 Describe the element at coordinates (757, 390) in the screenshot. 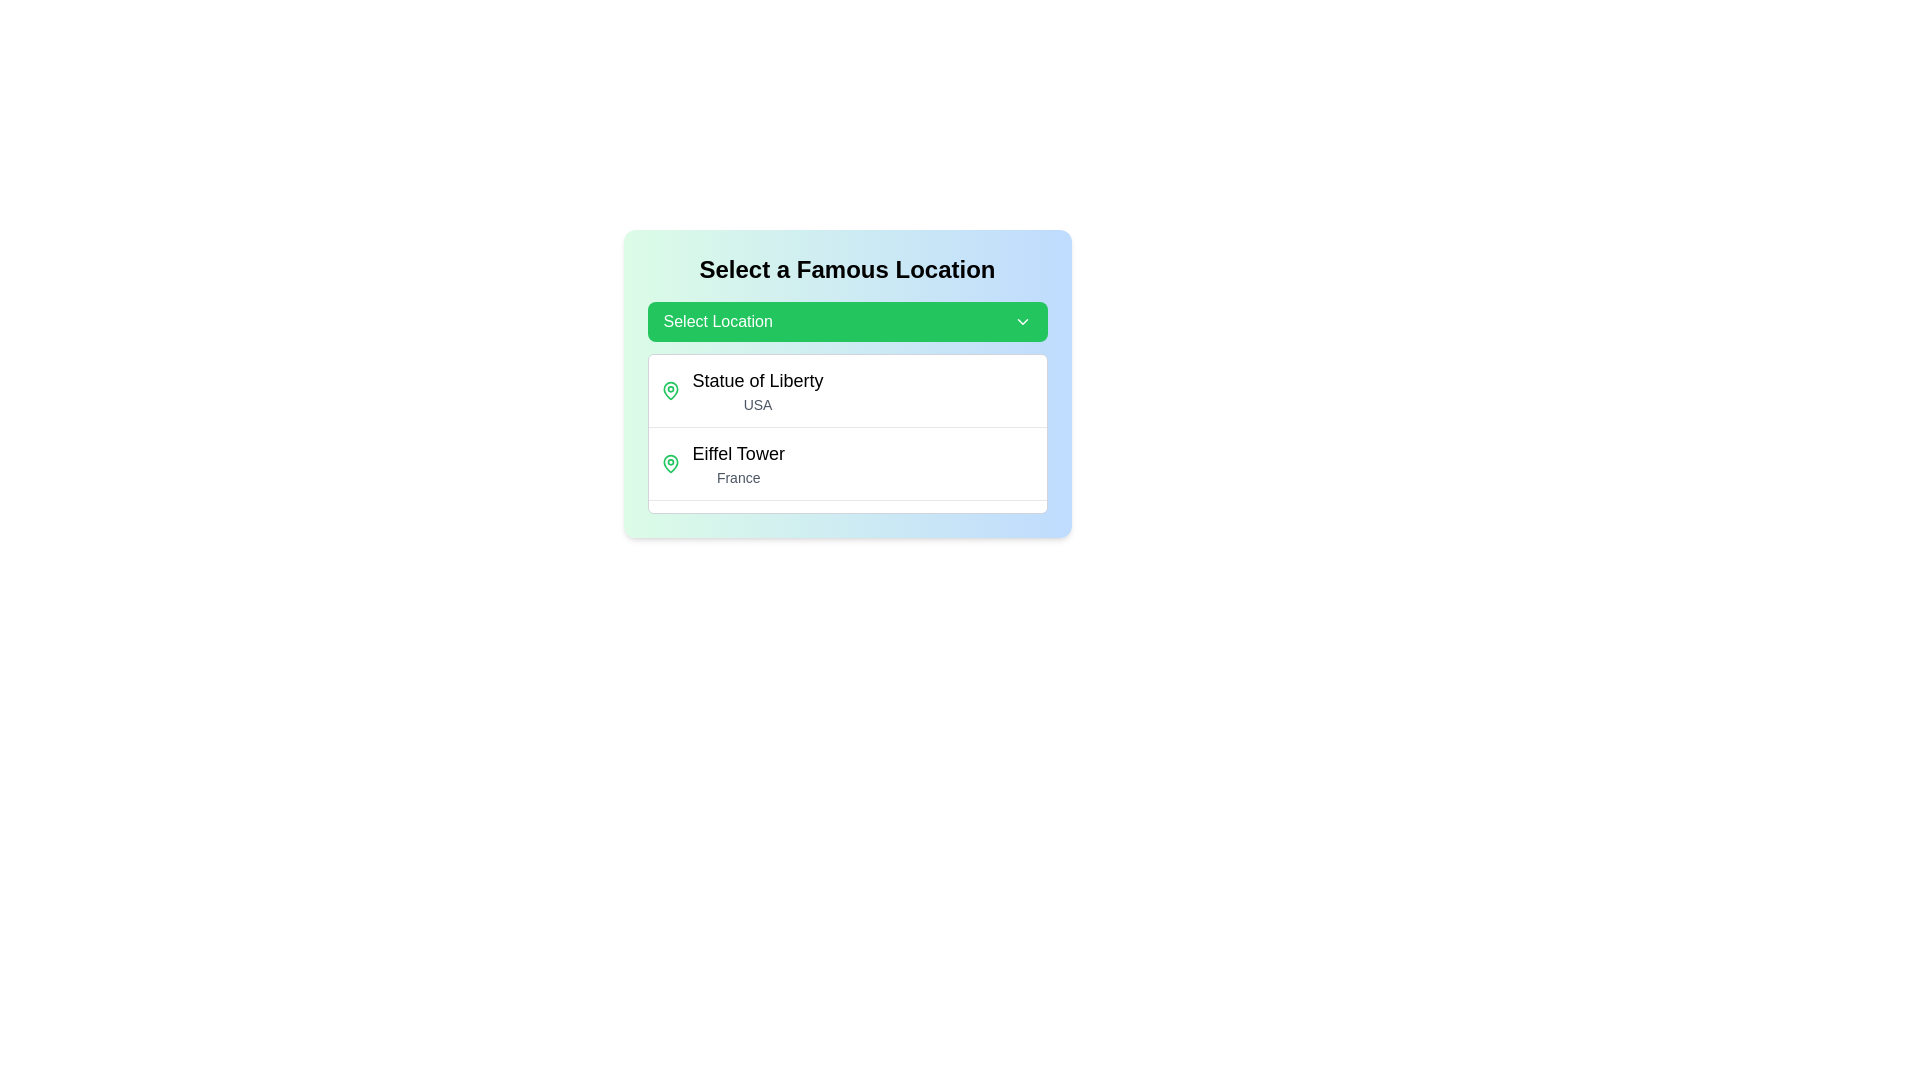

I see `the first list item titled 'Statue of Liberty' in the dropdown menu` at that location.